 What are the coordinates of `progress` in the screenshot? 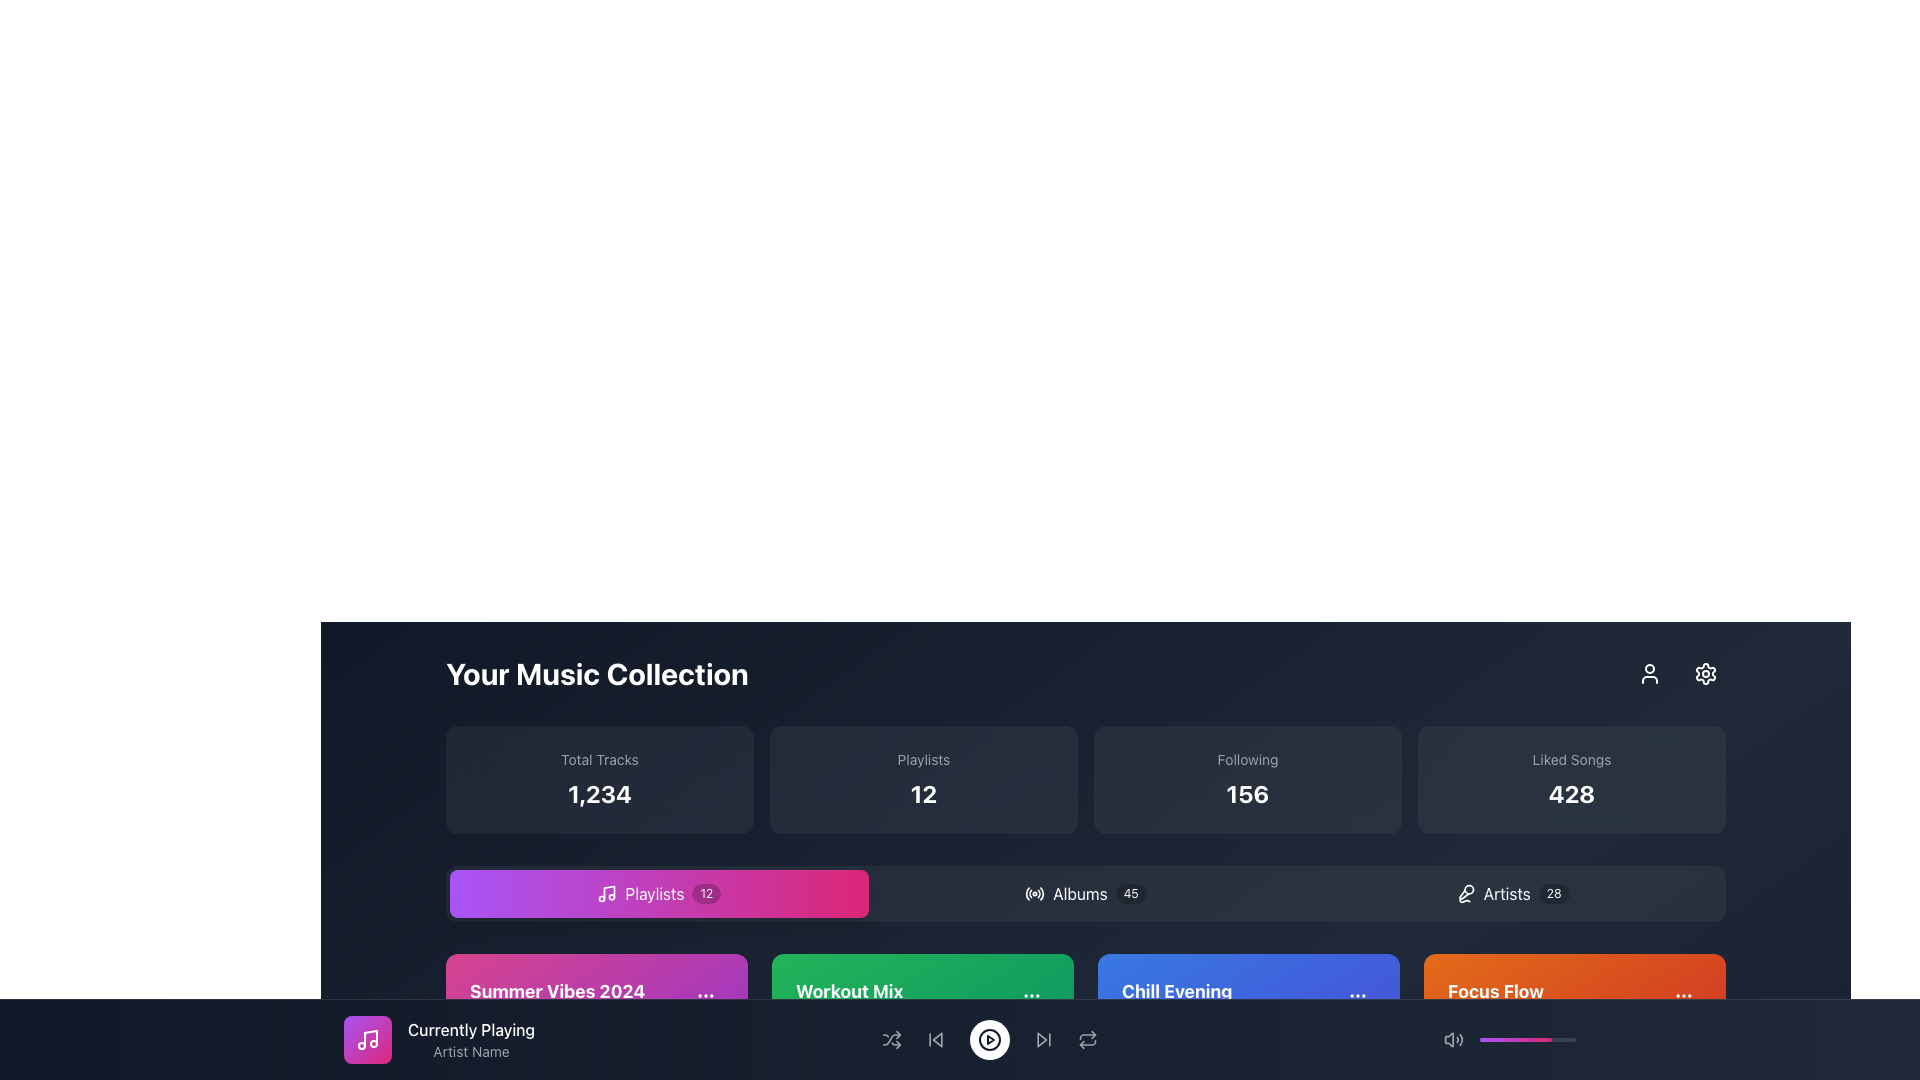 It's located at (1571, 1039).